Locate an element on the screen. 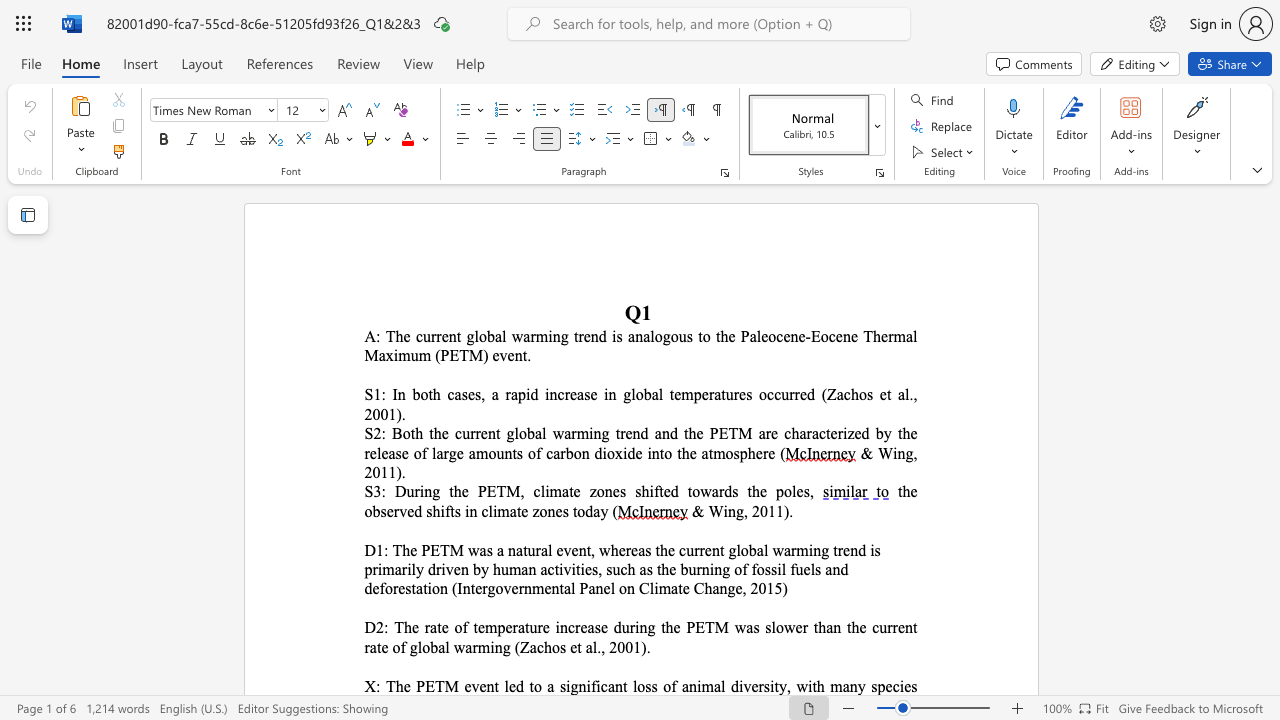 The width and height of the screenshot is (1280, 720). the 2th character "a" in the text is located at coordinates (715, 491).